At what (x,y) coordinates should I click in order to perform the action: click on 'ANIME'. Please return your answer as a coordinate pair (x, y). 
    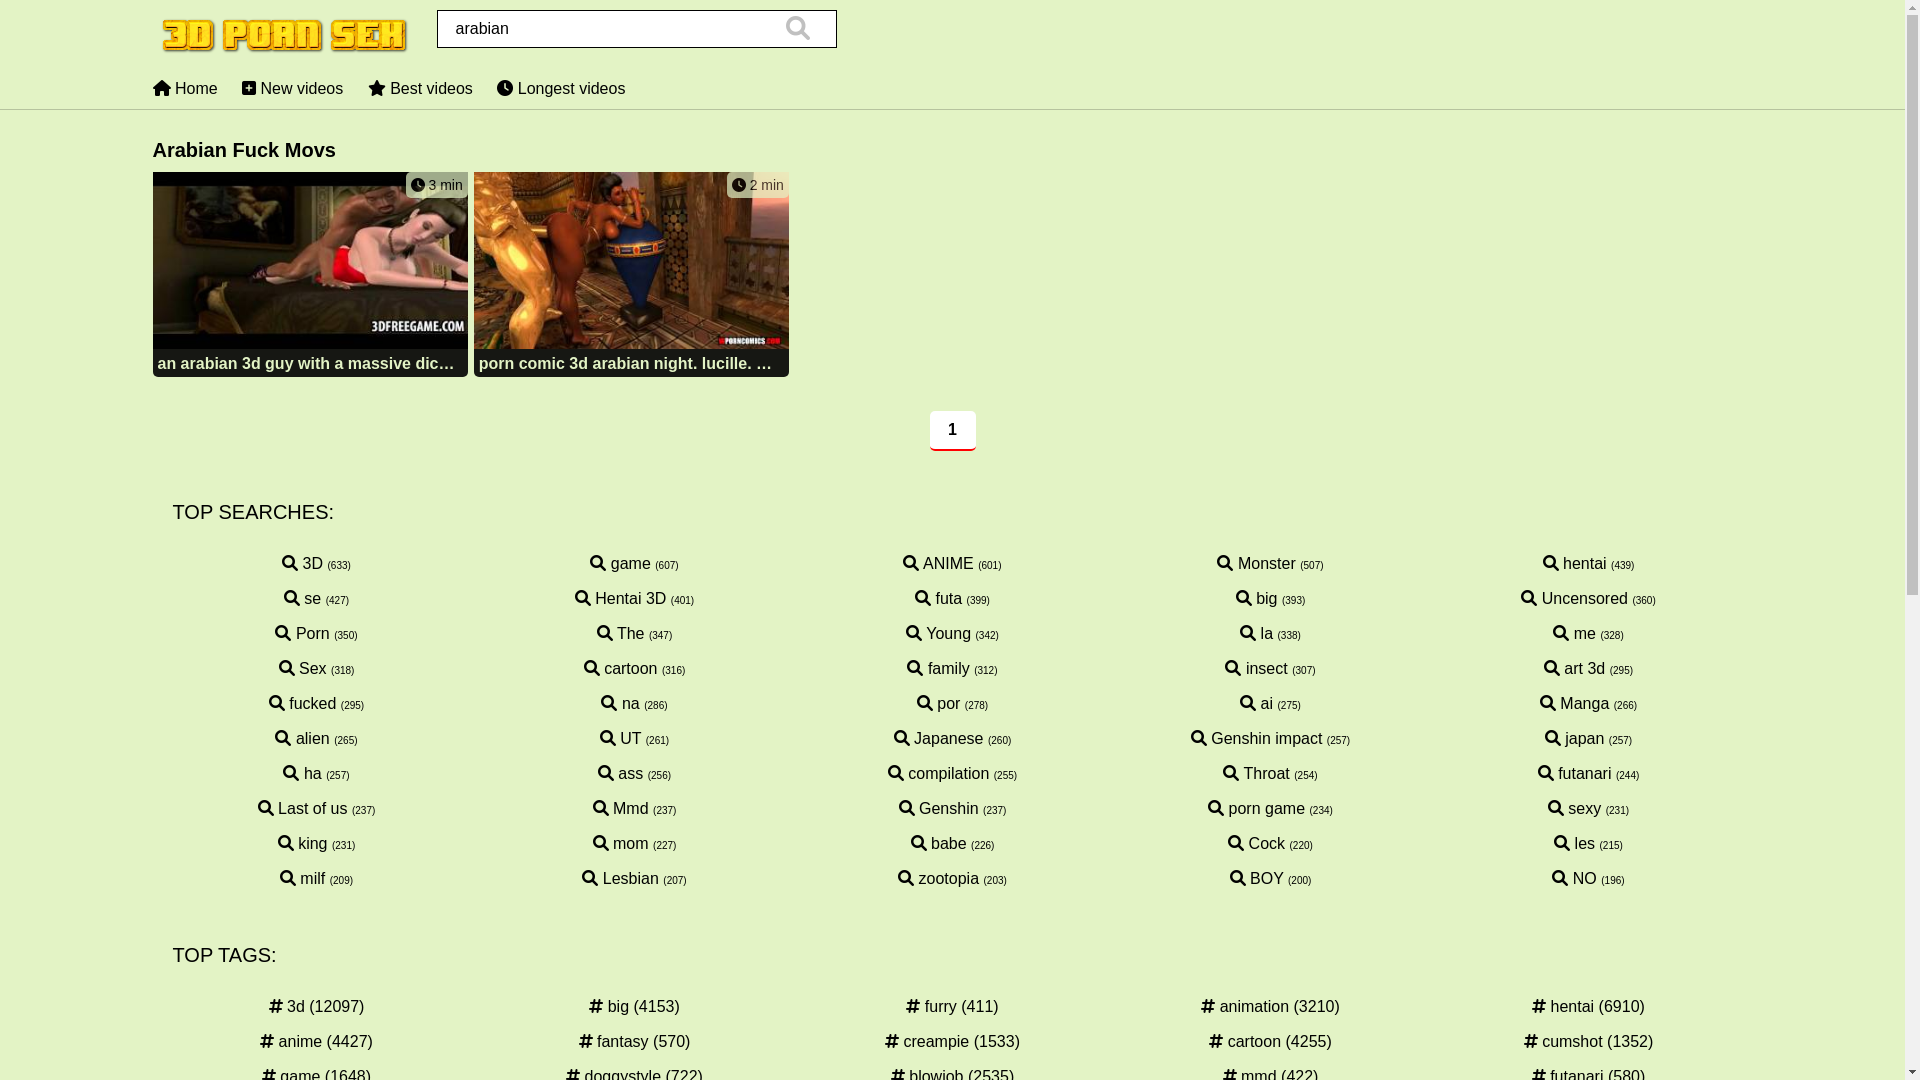
    Looking at the image, I should click on (936, 563).